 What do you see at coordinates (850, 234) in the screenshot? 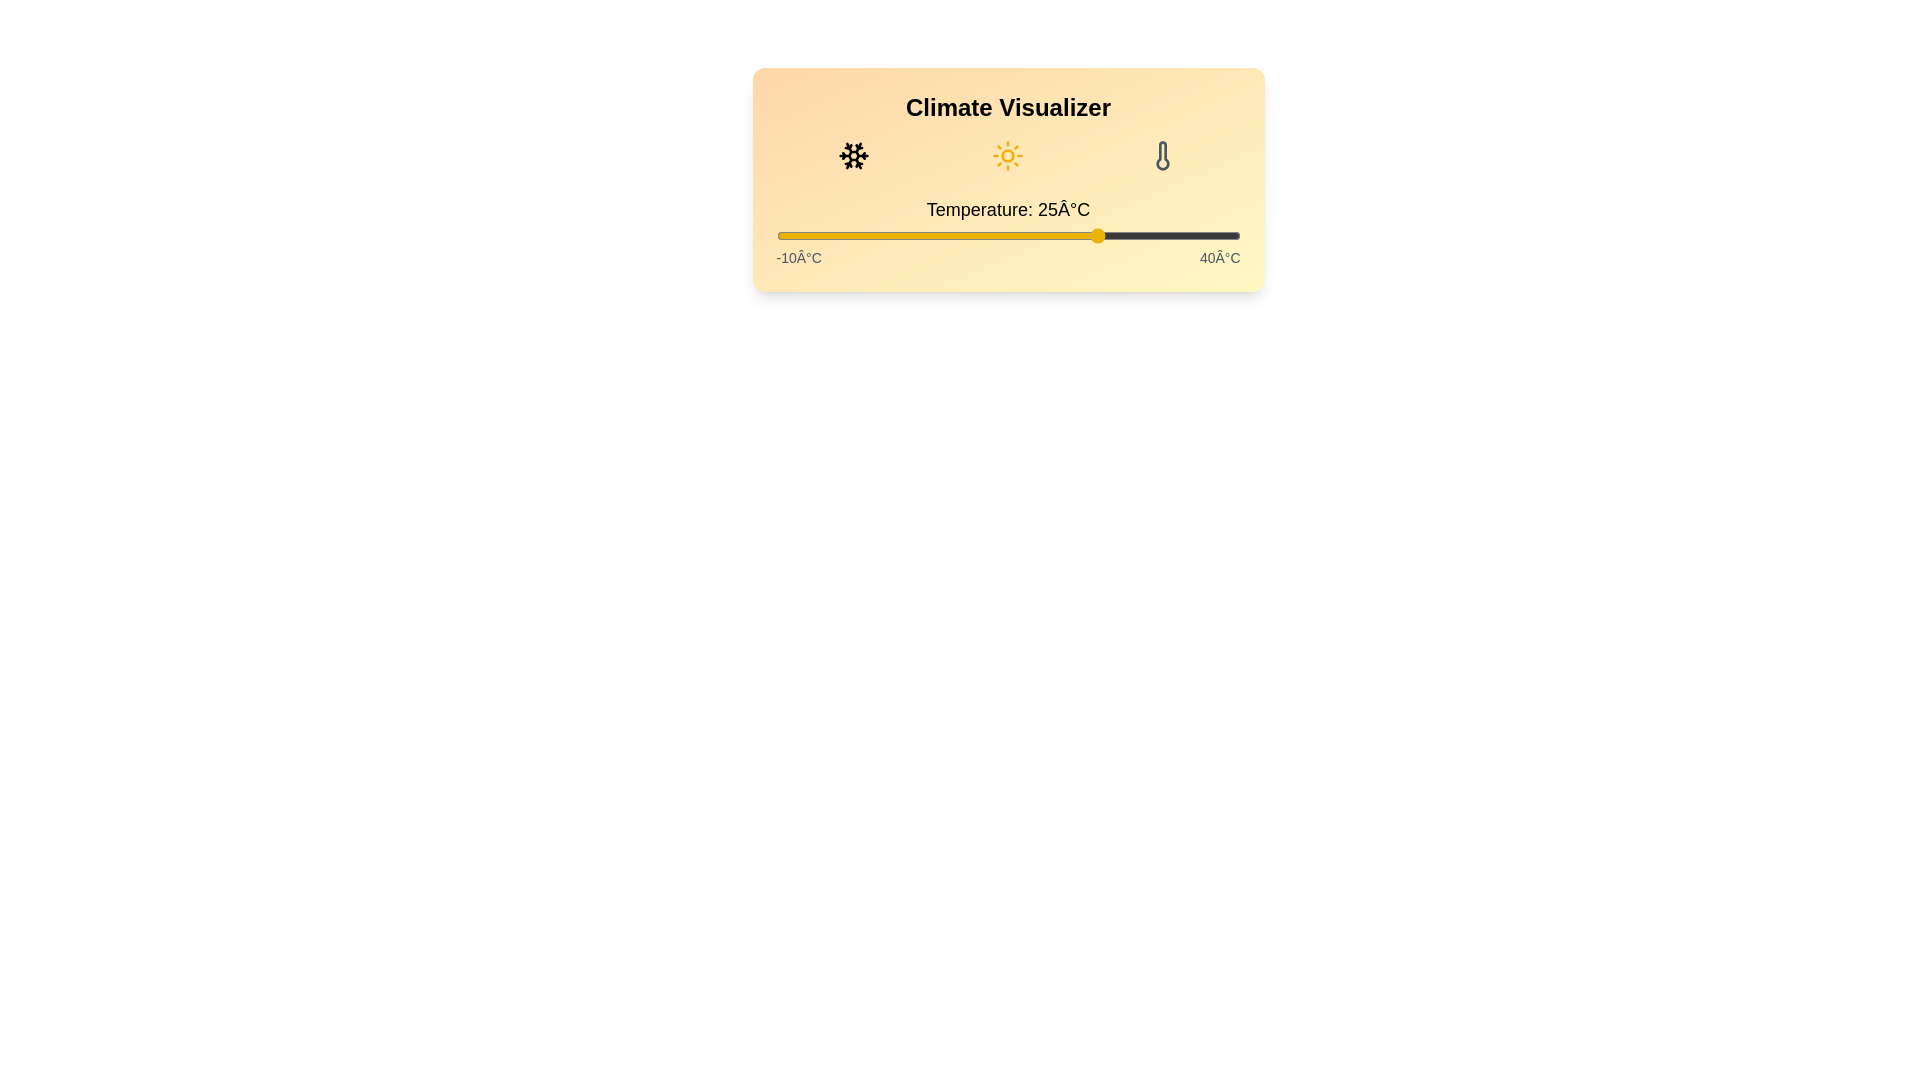
I see `the temperature slider to -2°C` at bounding box center [850, 234].